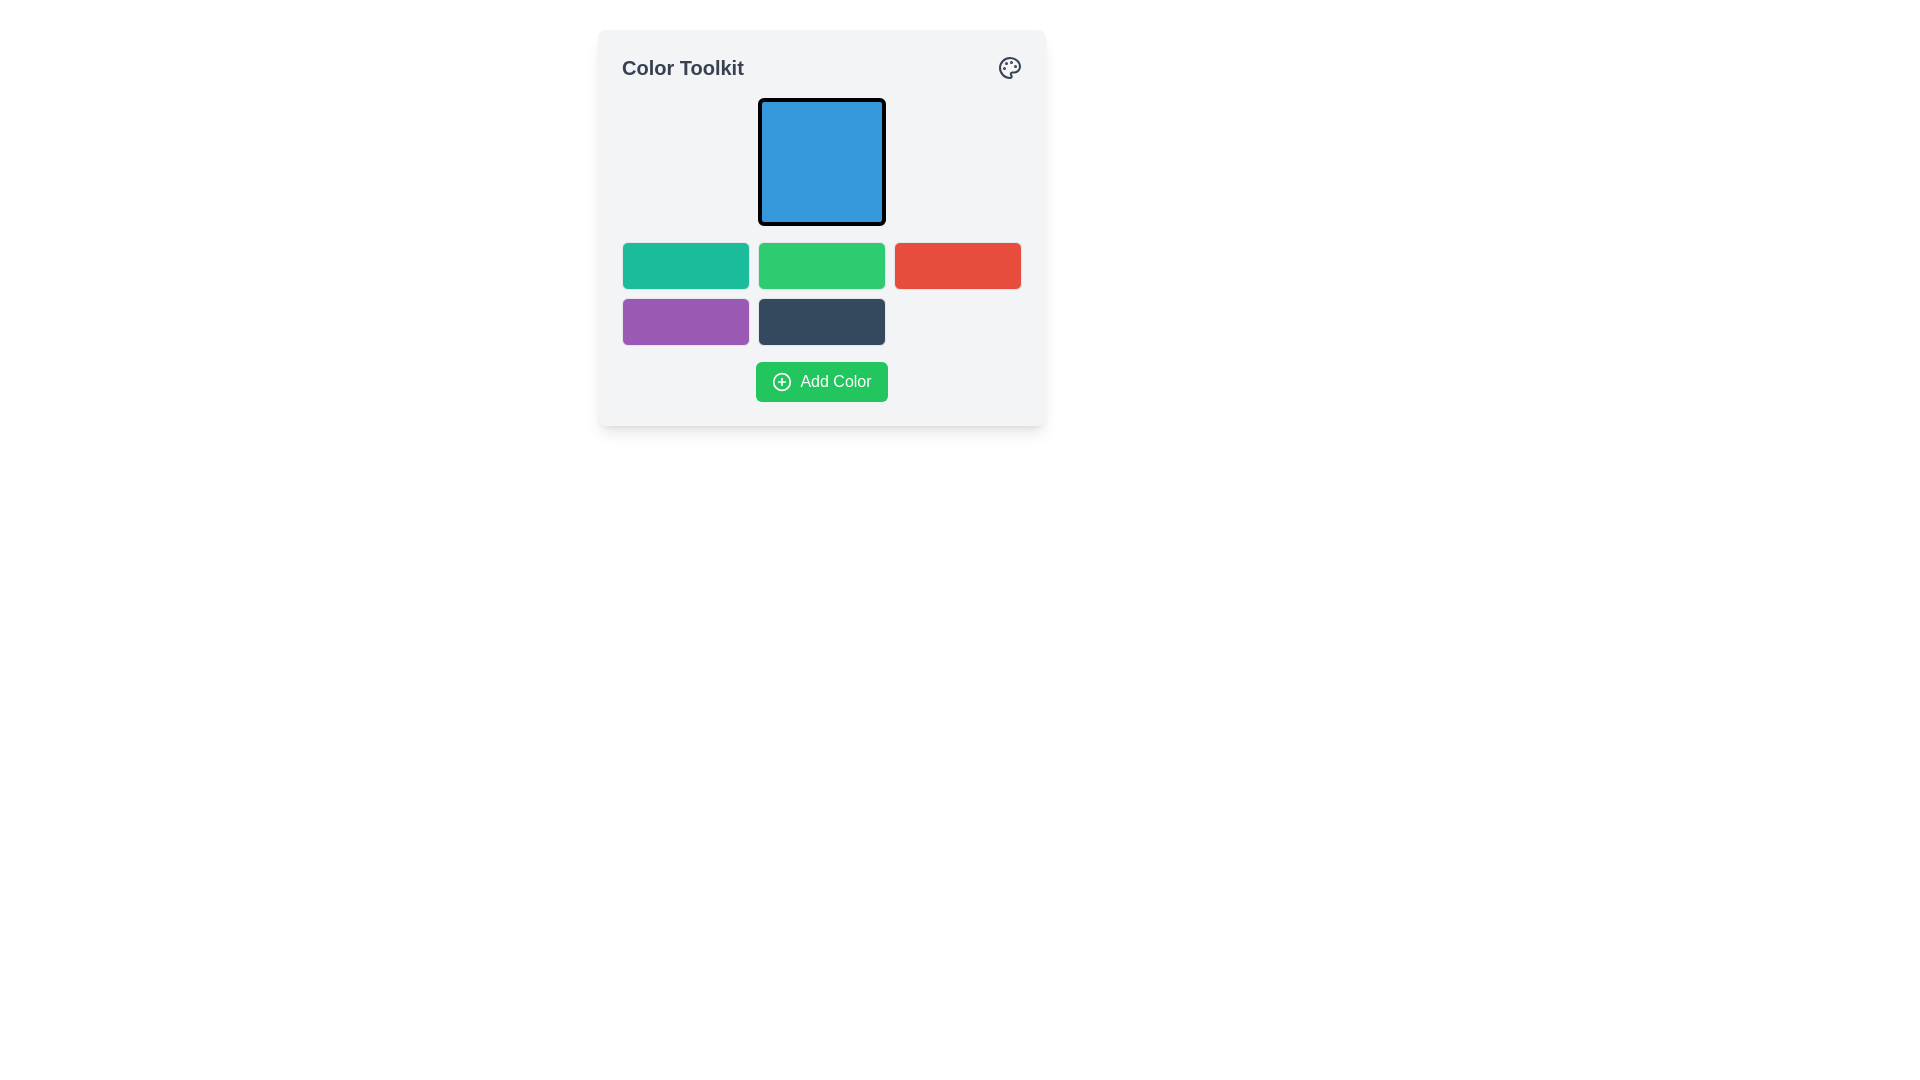 This screenshot has width=1920, height=1080. Describe the element at coordinates (686, 320) in the screenshot. I see `the interactive button located in the second row, first column of the grid layout, adjacent to a dark blue button` at that location.